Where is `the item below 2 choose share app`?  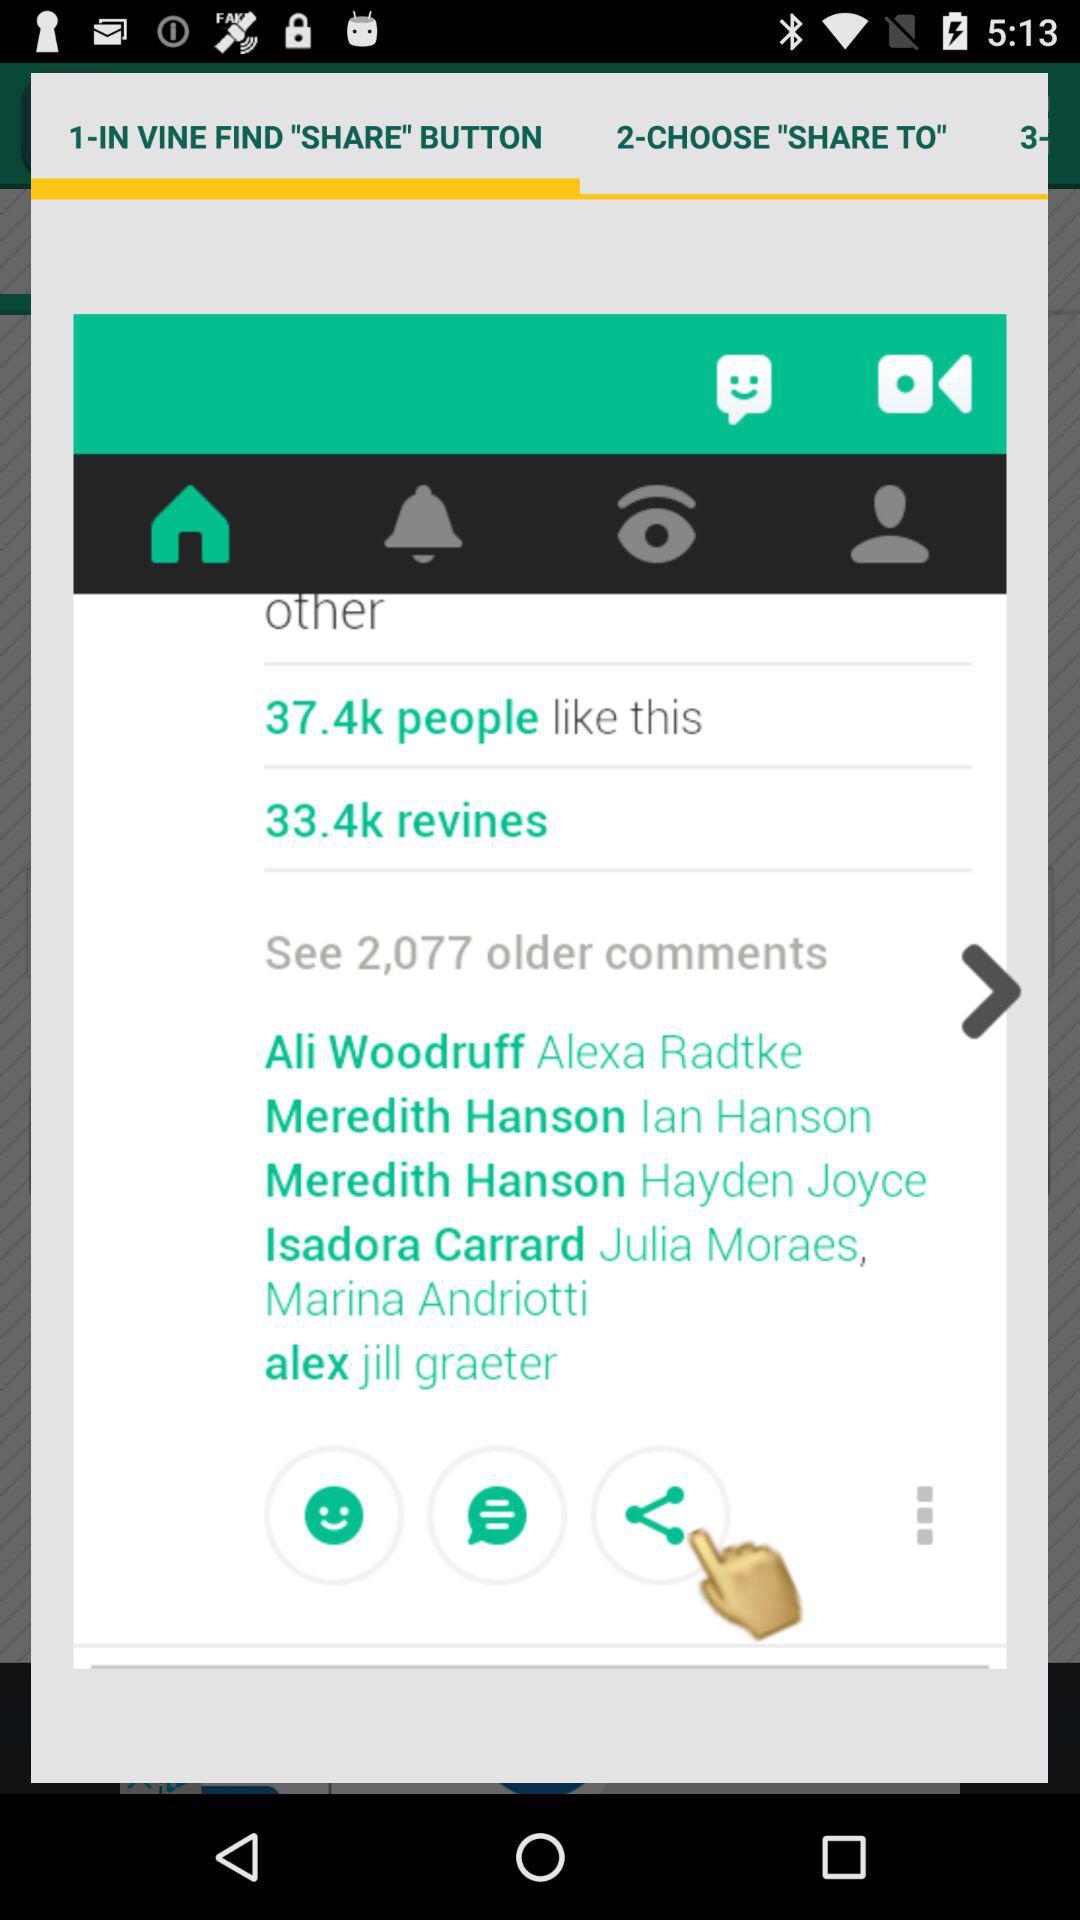 the item below 2 choose share app is located at coordinates (984, 991).